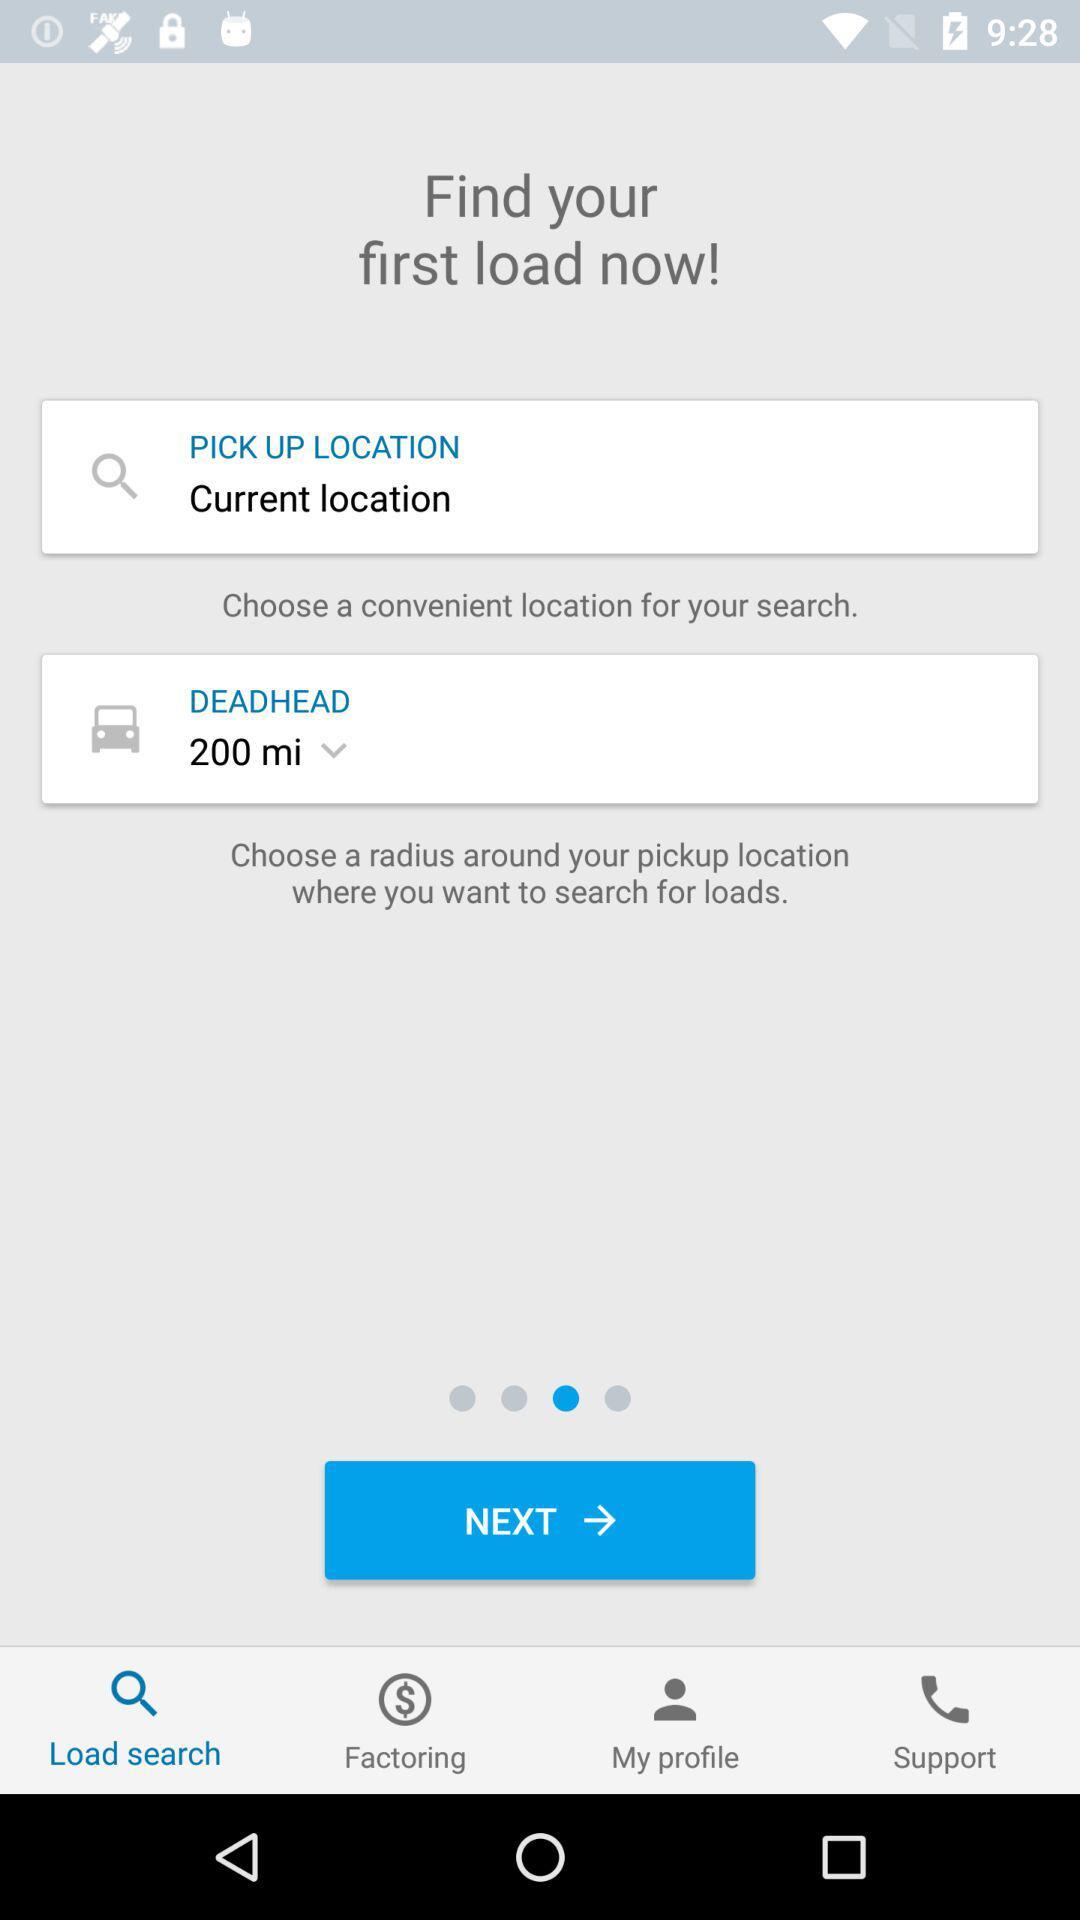  I want to click on item to the left of the factoring, so click(135, 1719).